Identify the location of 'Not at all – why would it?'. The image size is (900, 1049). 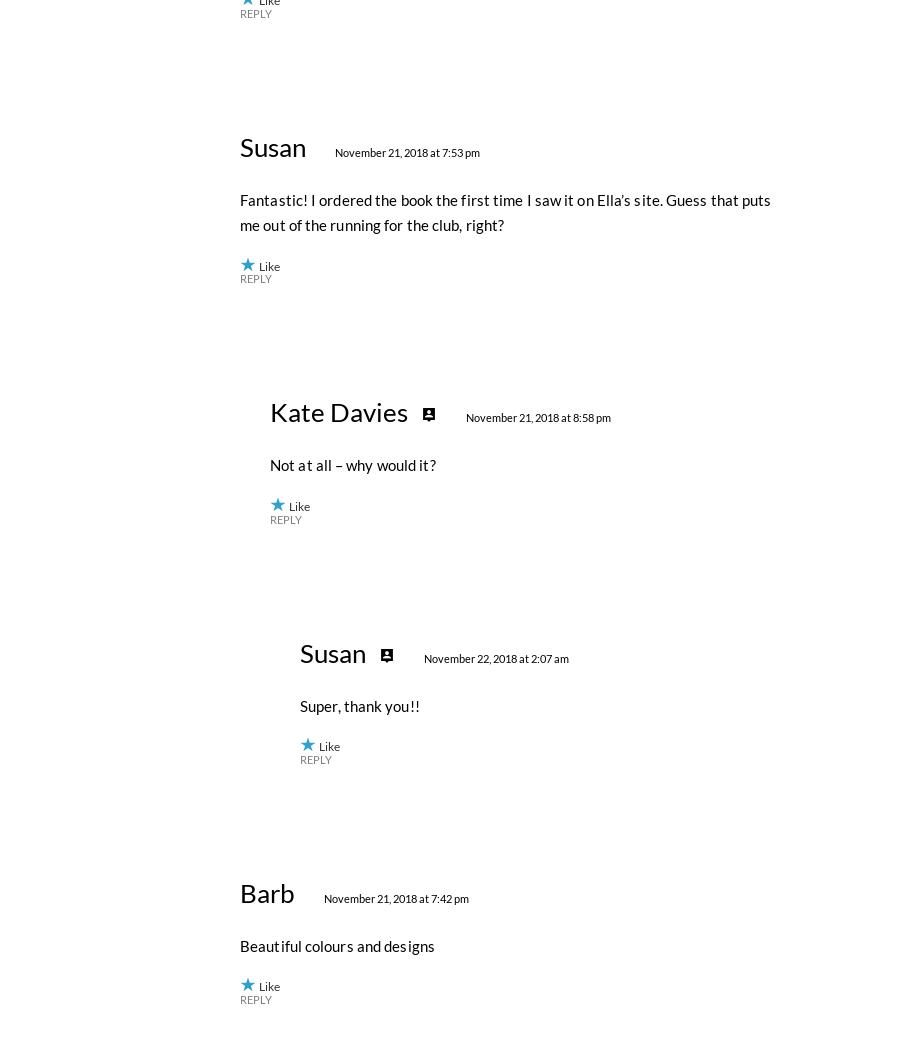
(352, 903).